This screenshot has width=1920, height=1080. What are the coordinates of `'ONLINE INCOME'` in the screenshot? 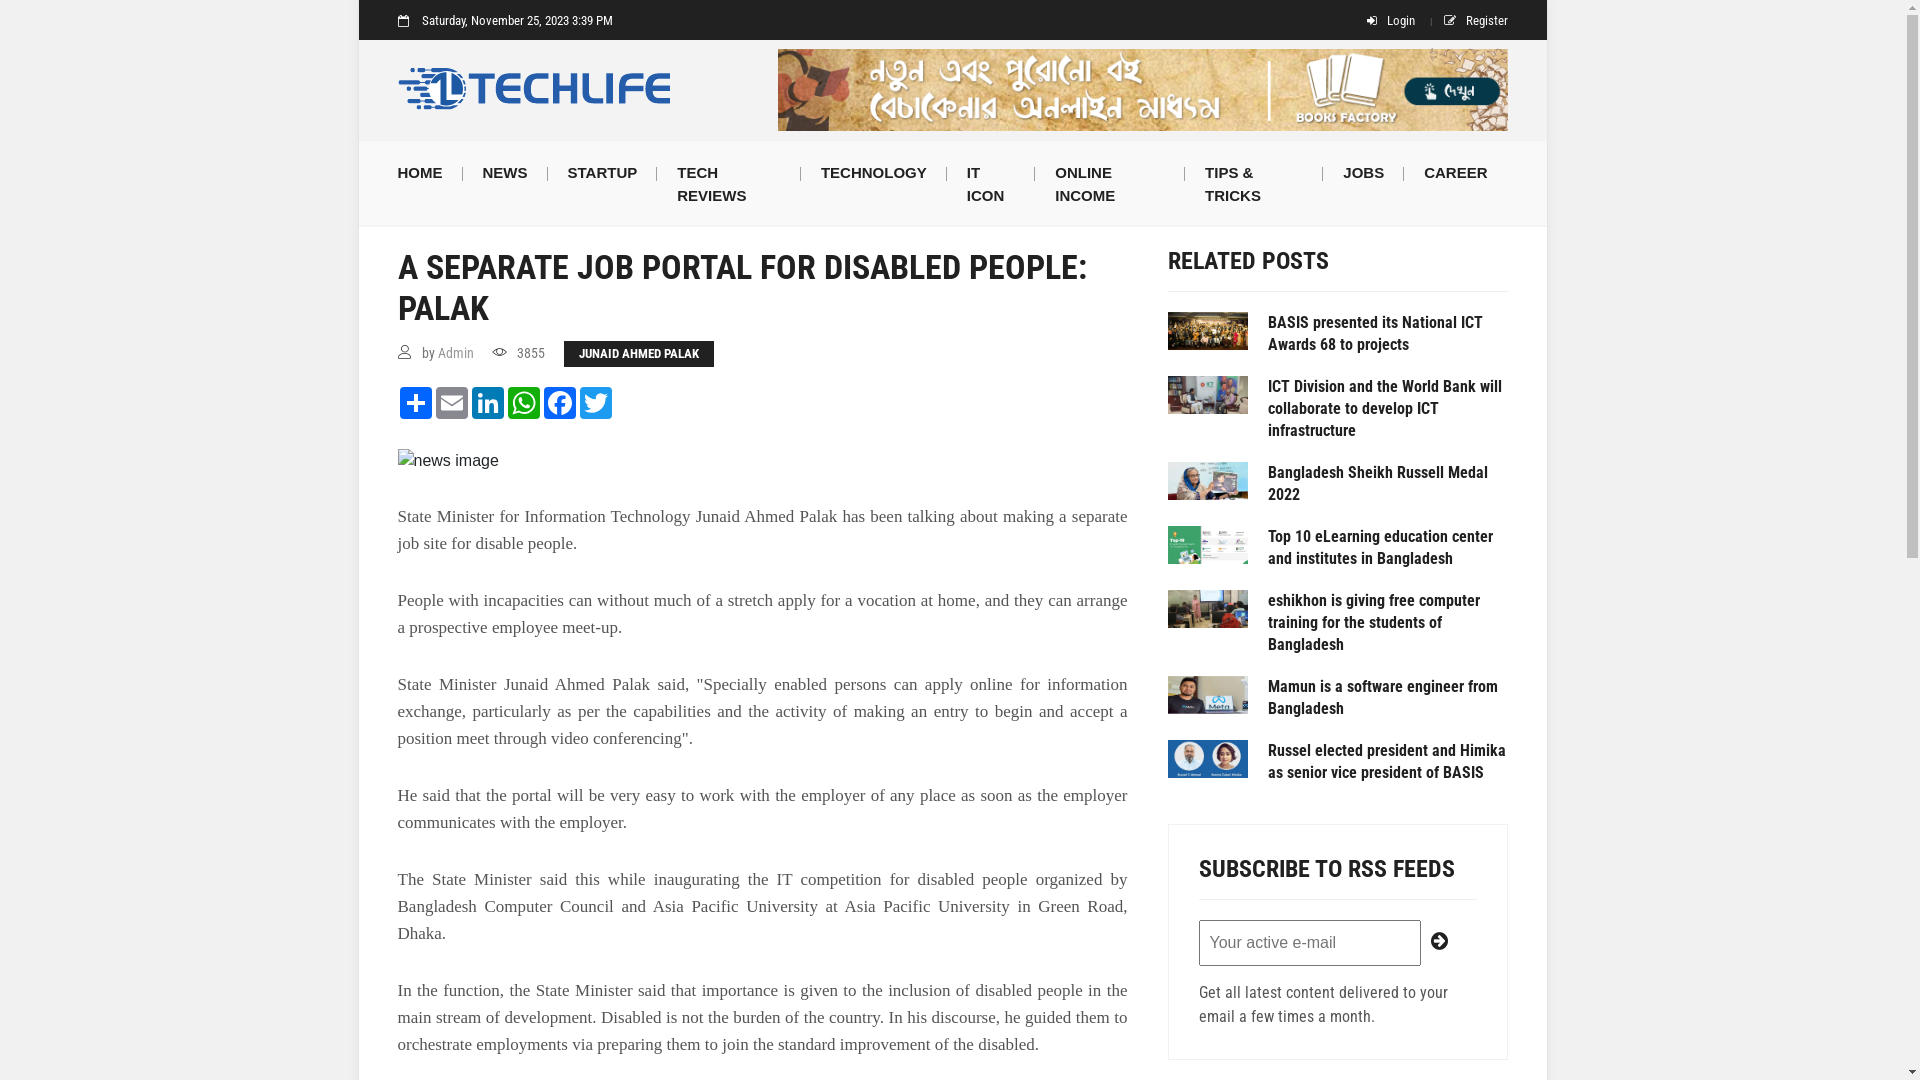 It's located at (1108, 182).